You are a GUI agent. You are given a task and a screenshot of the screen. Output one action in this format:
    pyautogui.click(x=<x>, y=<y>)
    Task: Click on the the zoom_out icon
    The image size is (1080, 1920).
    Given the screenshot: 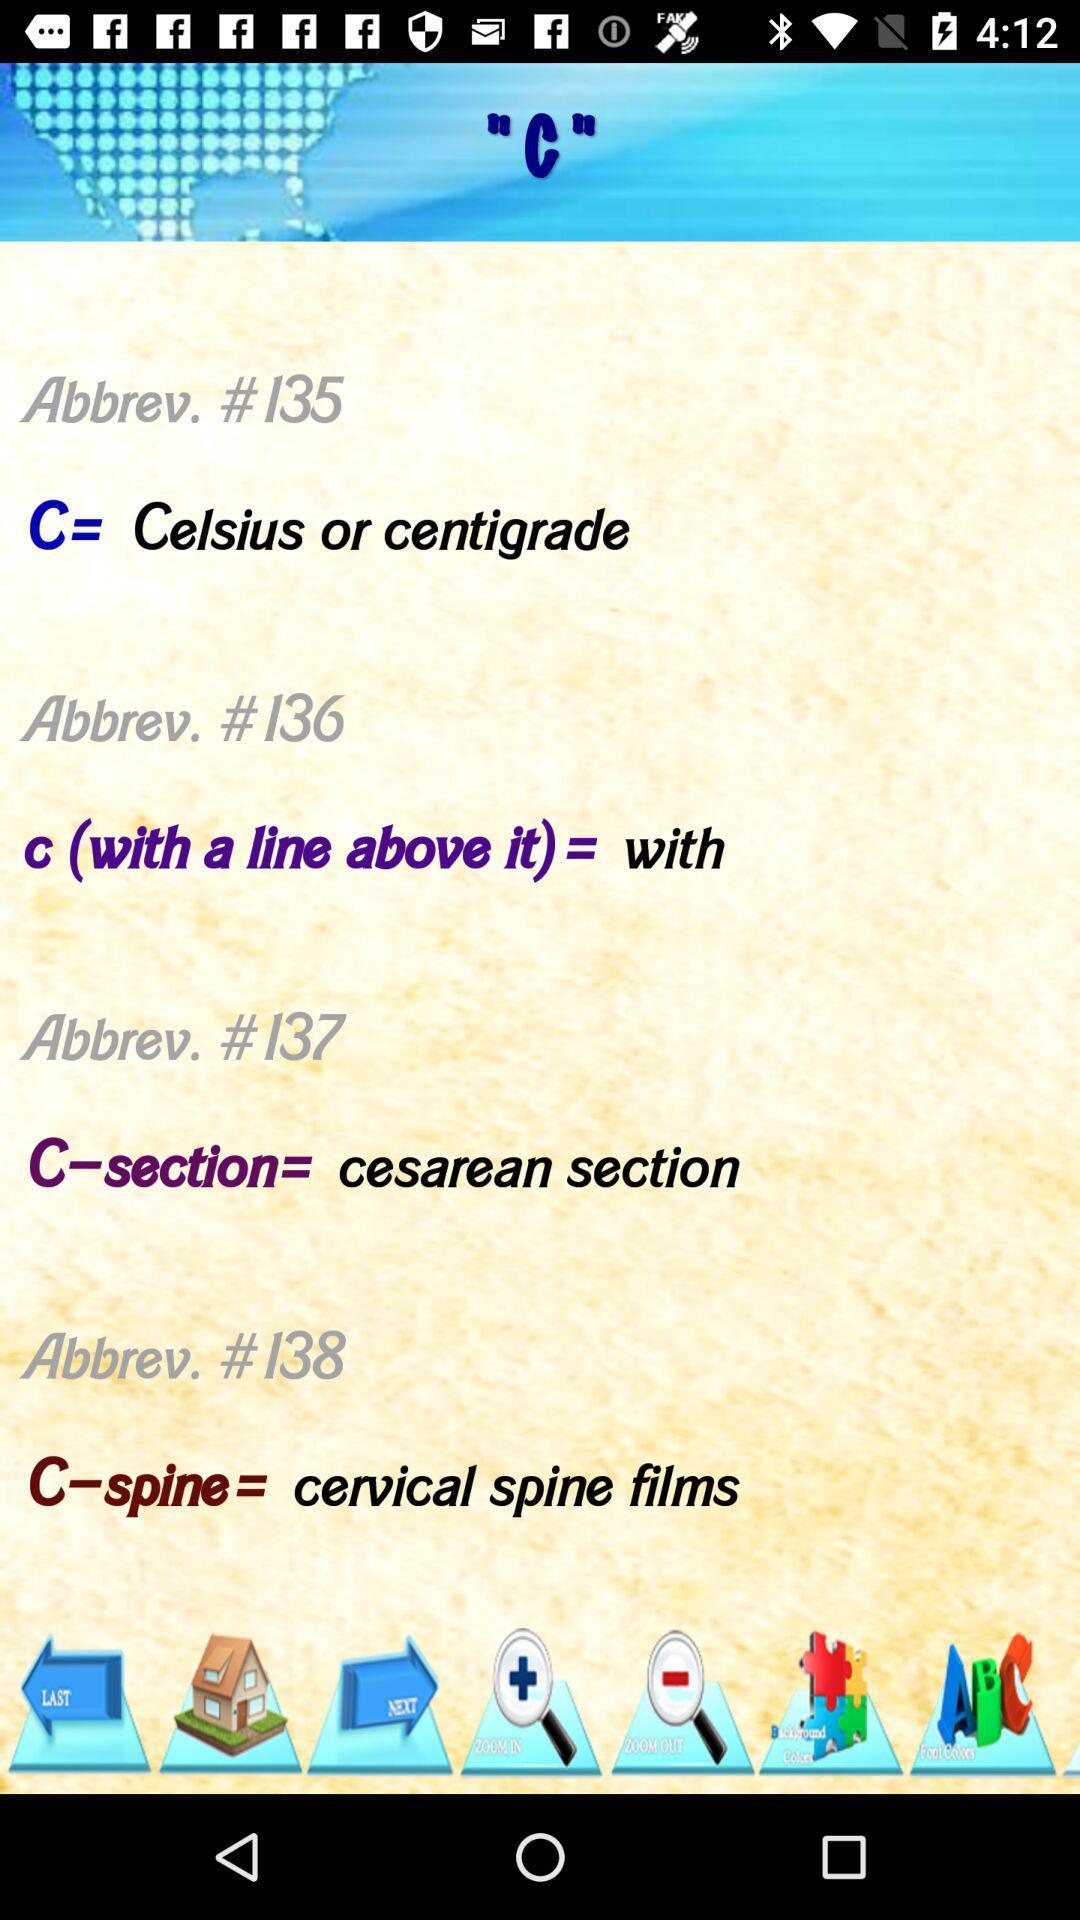 What is the action you would take?
    pyautogui.click(x=680, y=1702)
    